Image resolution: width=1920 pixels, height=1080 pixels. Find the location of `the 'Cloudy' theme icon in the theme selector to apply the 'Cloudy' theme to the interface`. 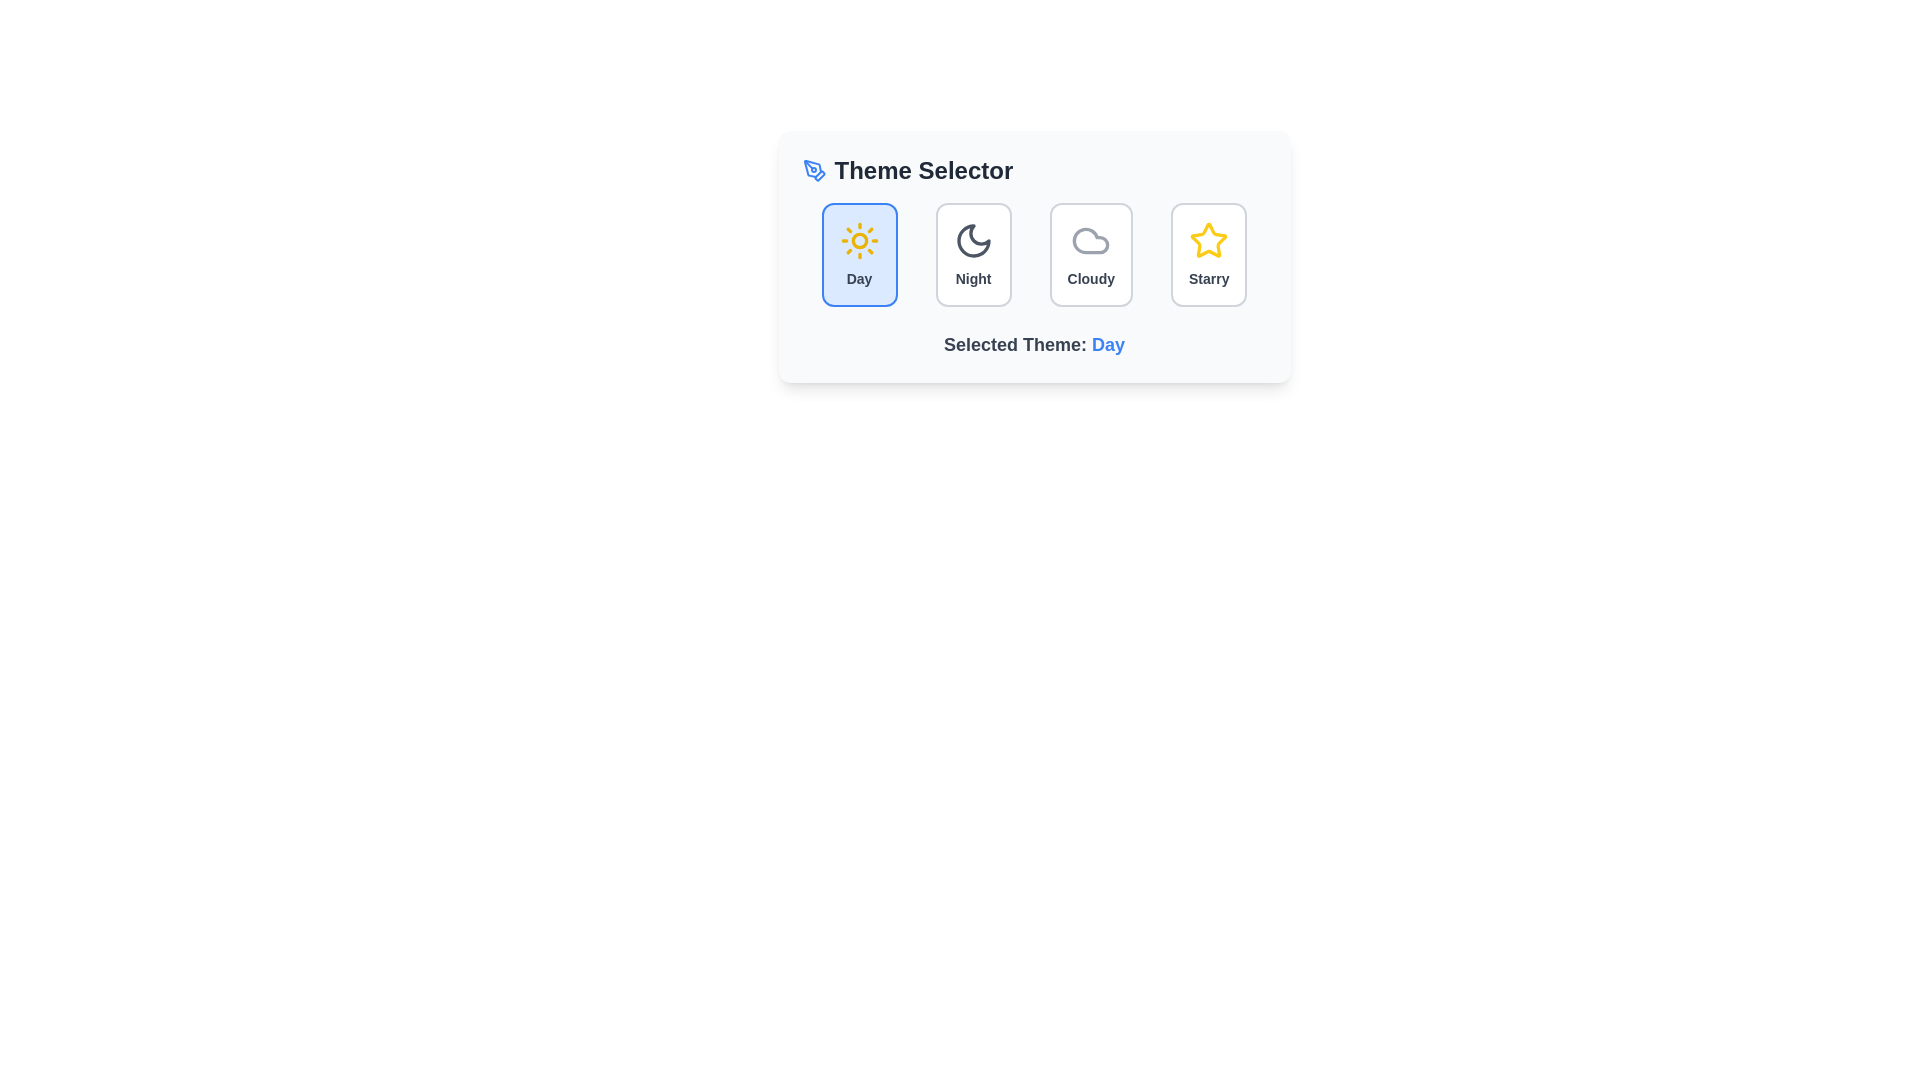

the 'Cloudy' theme icon in the theme selector to apply the 'Cloudy' theme to the interface is located at coordinates (1089, 239).